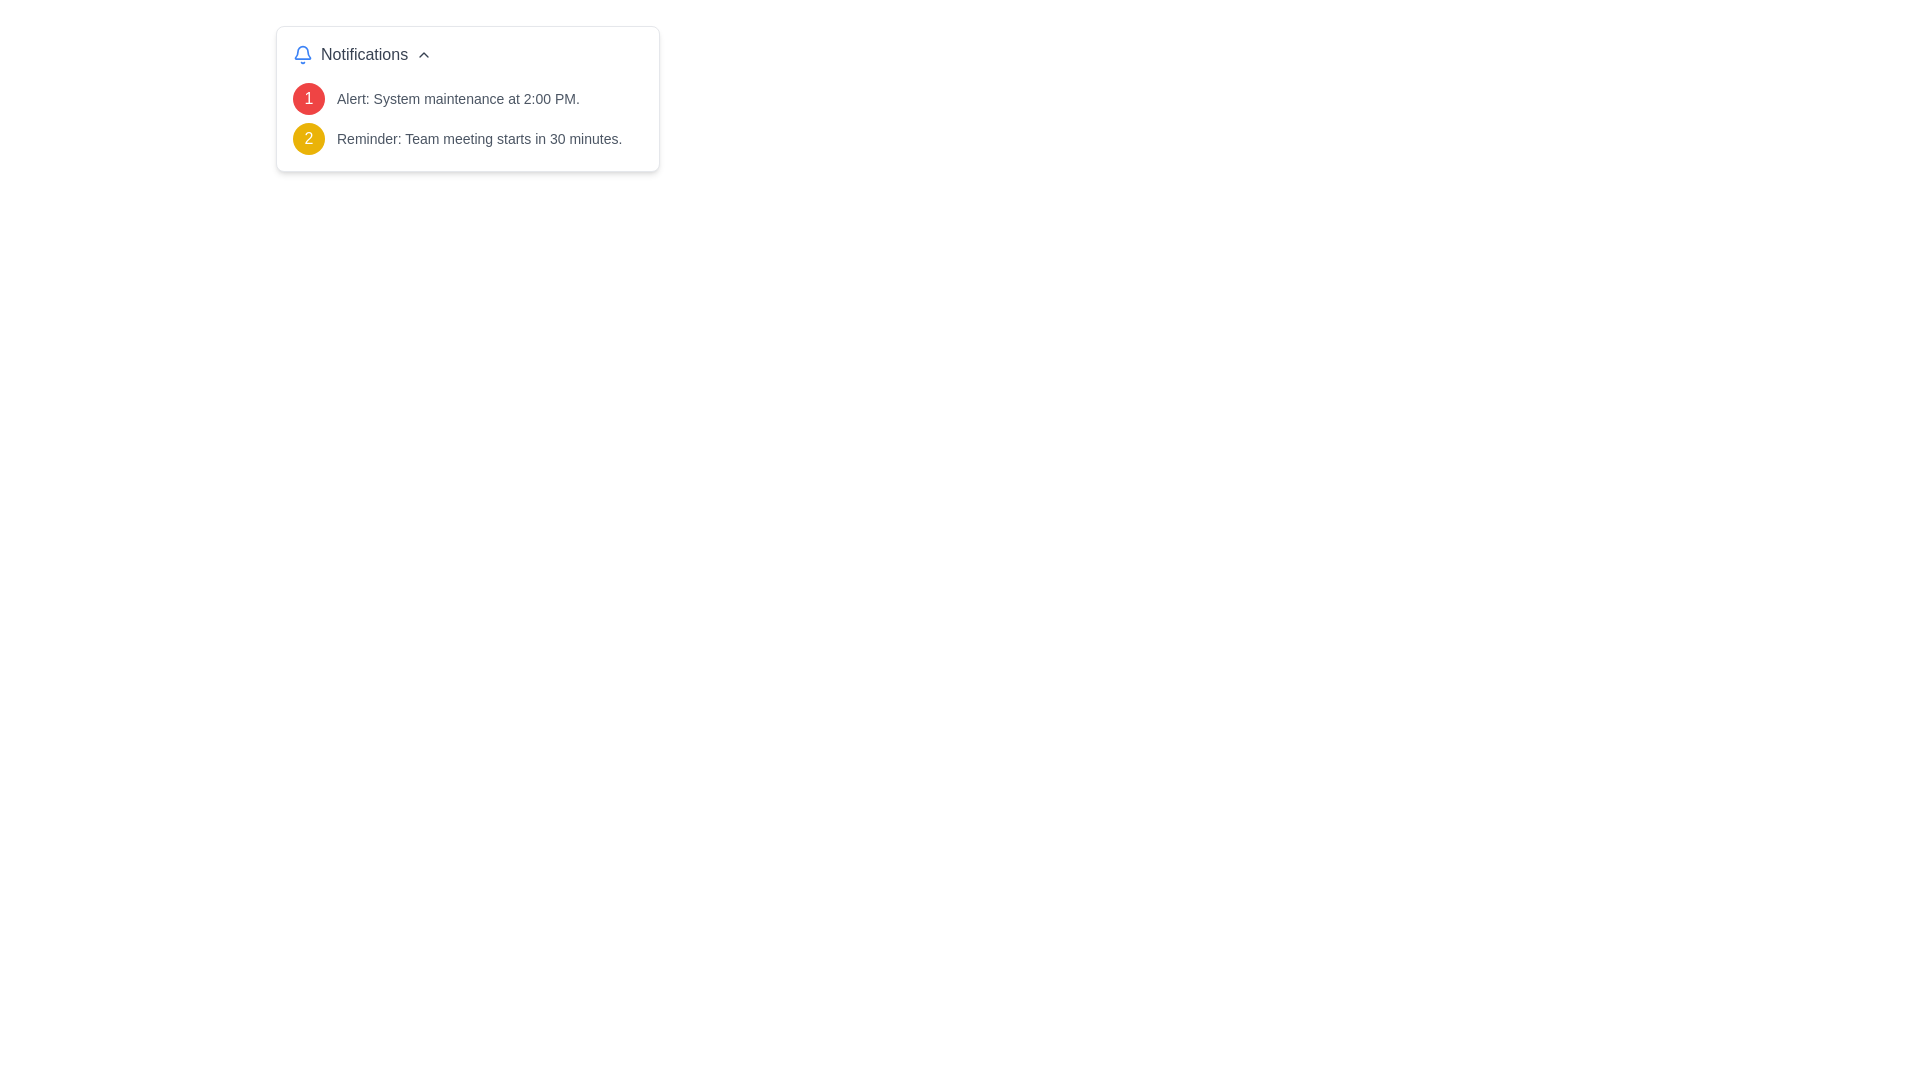 Image resolution: width=1920 pixels, height=1080 pixels. What do you see at coordinates (307, 137) in the screenshot?
I see `the circular badge icon with a yellow background and white text '2', which is located to the far left of the second row within the notification card` at bounding box center [307, 137].